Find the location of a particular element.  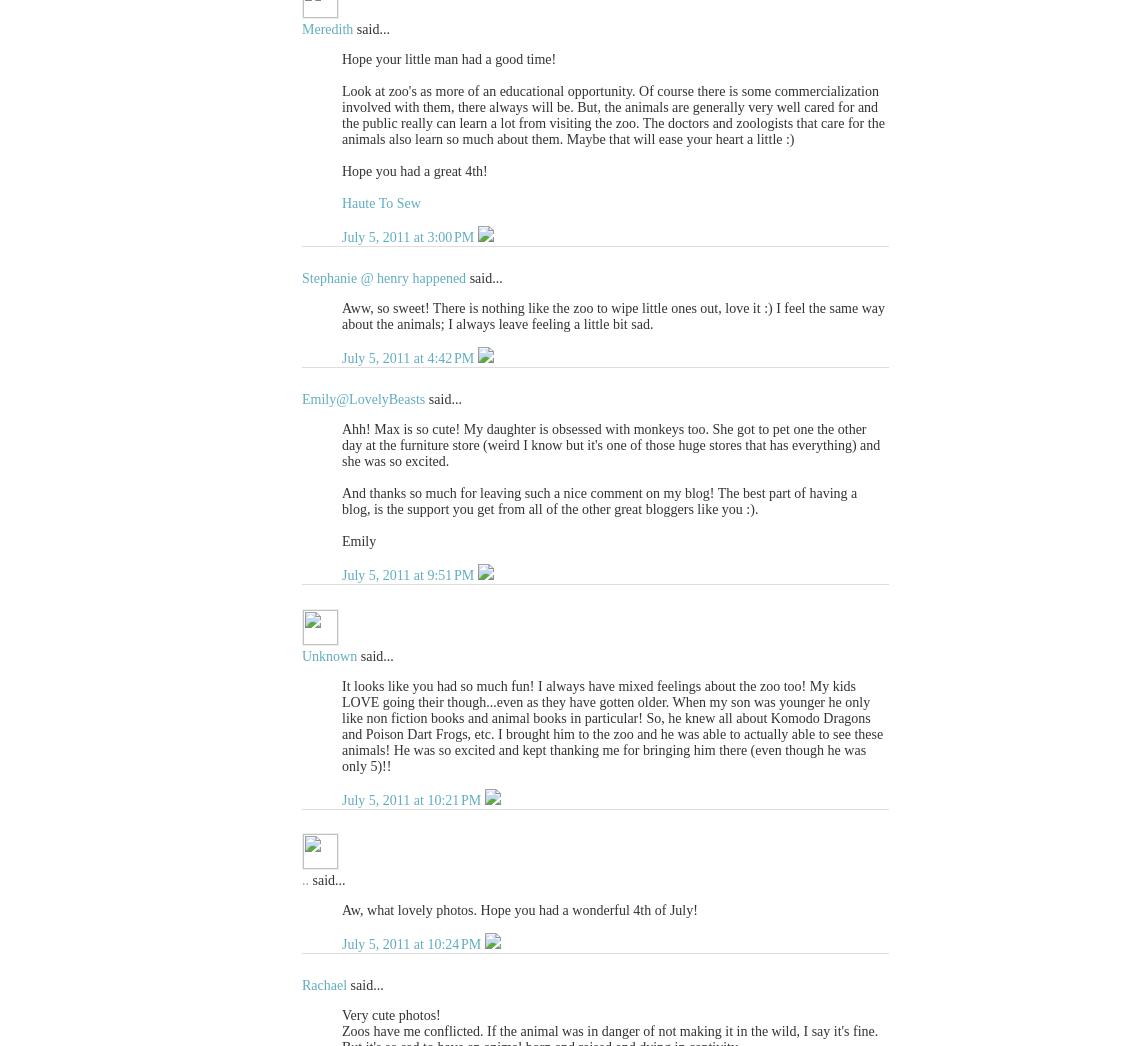

'July 5, 2011 at 4:42 PM' is located at coordinates (409, 357).